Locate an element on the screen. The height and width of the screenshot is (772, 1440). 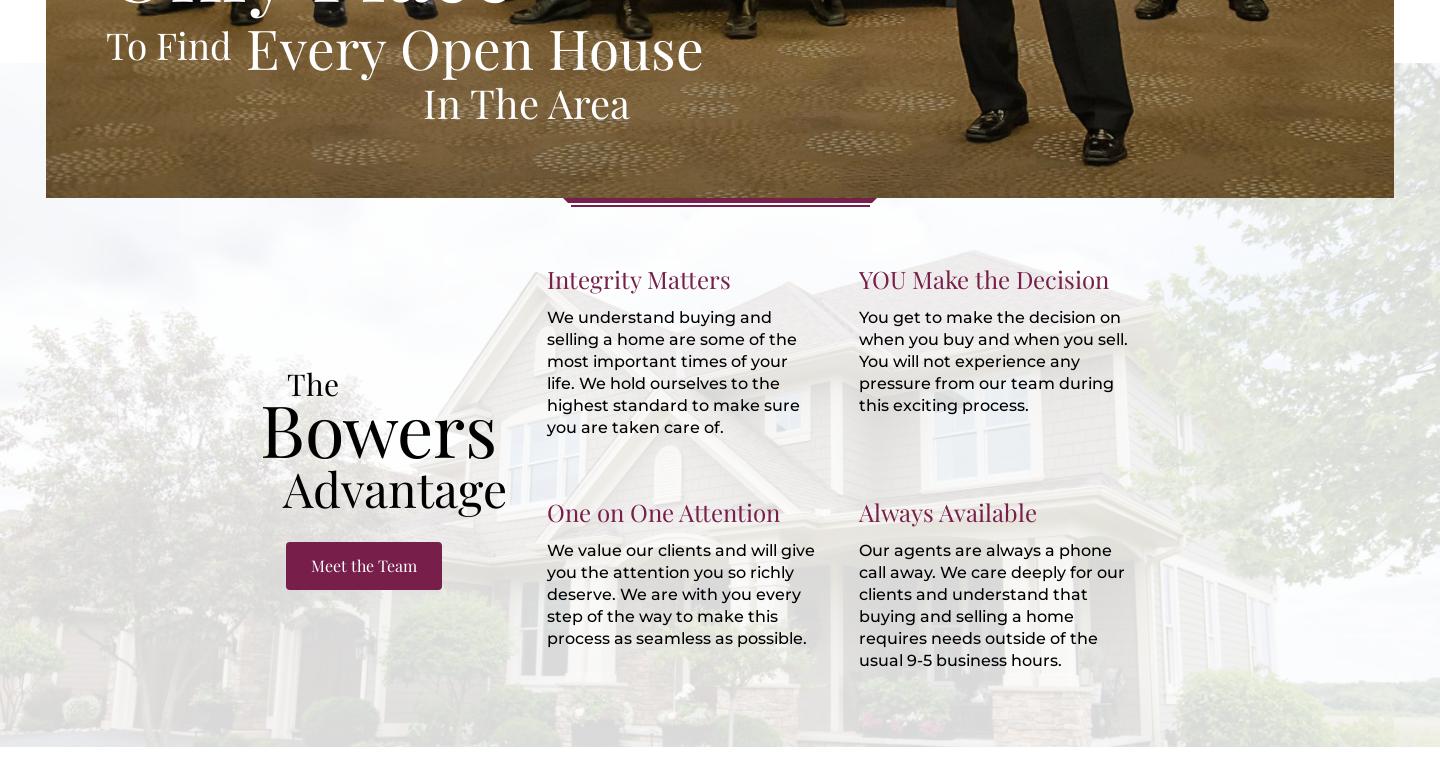
'Every Open House' is located at coordinates (475, 46).